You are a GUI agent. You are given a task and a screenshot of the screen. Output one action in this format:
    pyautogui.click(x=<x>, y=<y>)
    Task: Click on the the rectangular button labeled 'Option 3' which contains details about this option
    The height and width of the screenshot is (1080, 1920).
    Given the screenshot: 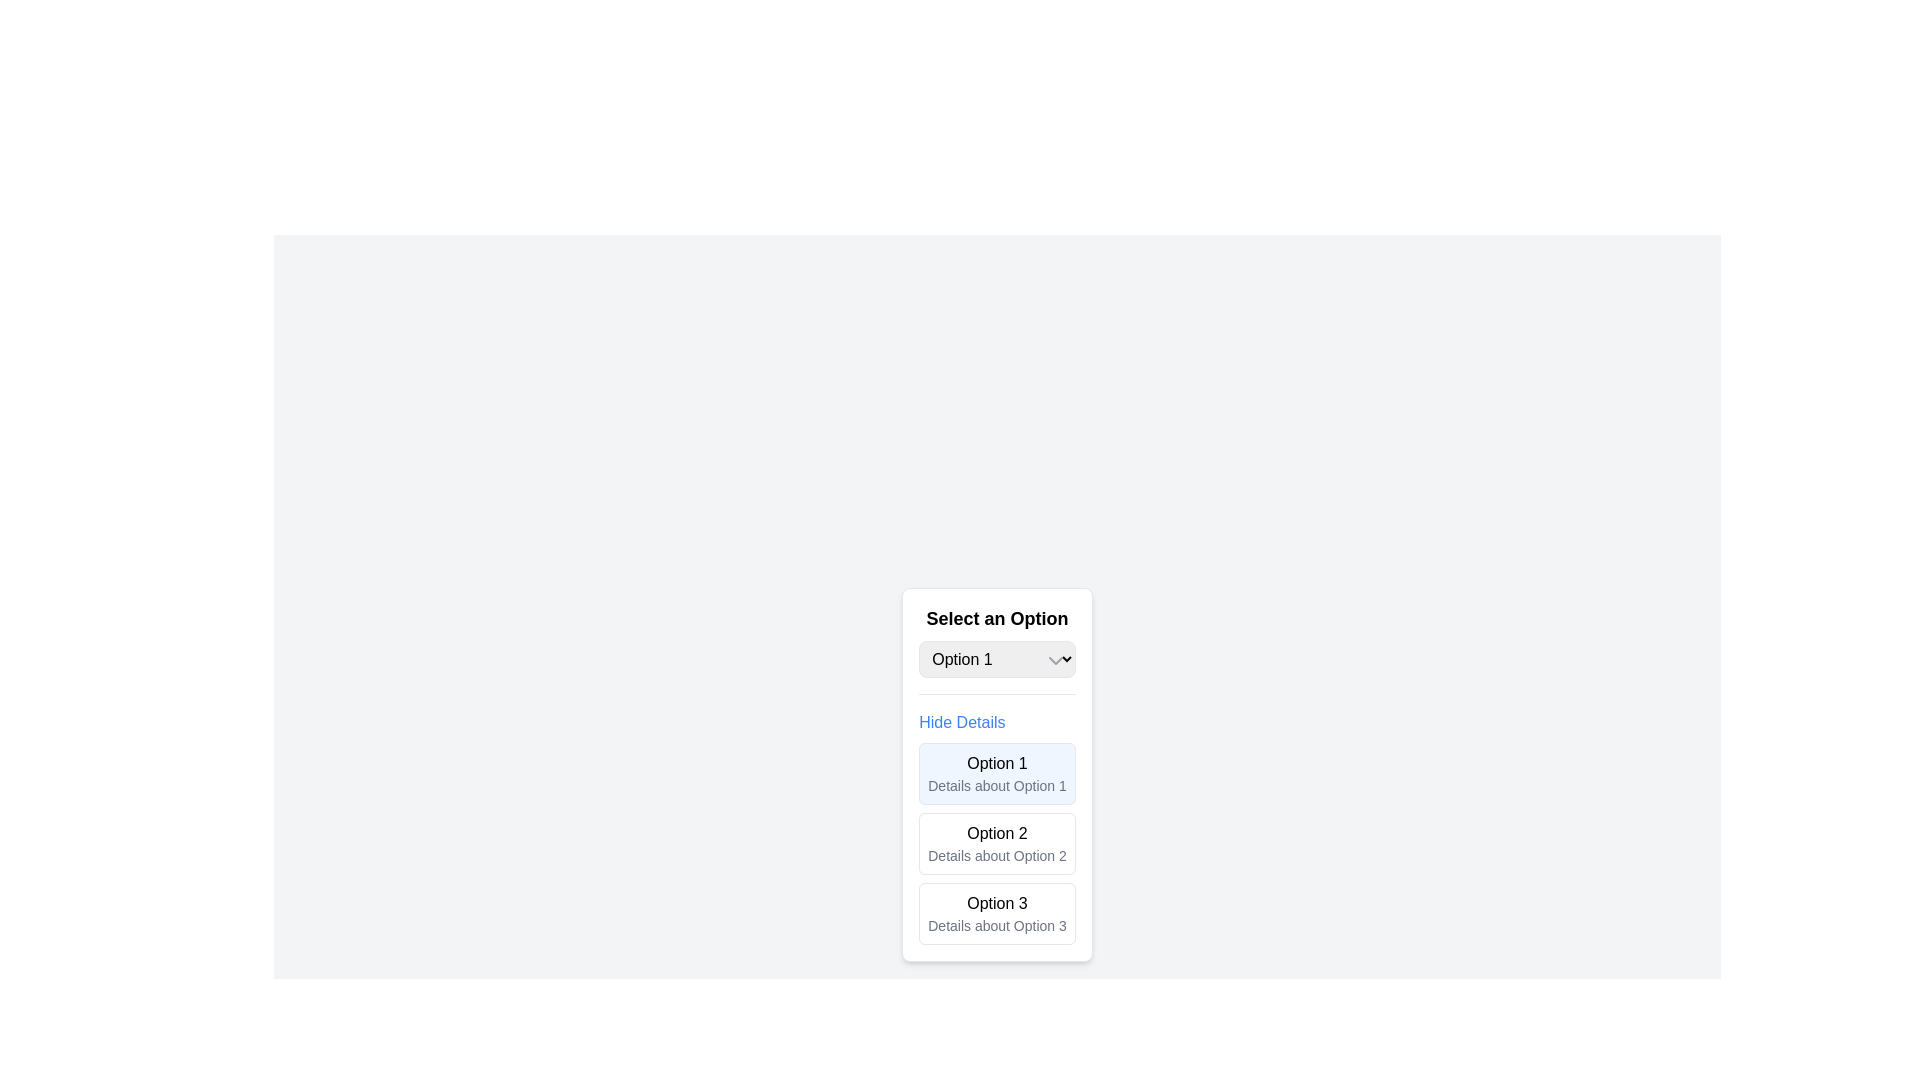 What is the action you would take?
    pyautogui.click(x=997, y=914)
    